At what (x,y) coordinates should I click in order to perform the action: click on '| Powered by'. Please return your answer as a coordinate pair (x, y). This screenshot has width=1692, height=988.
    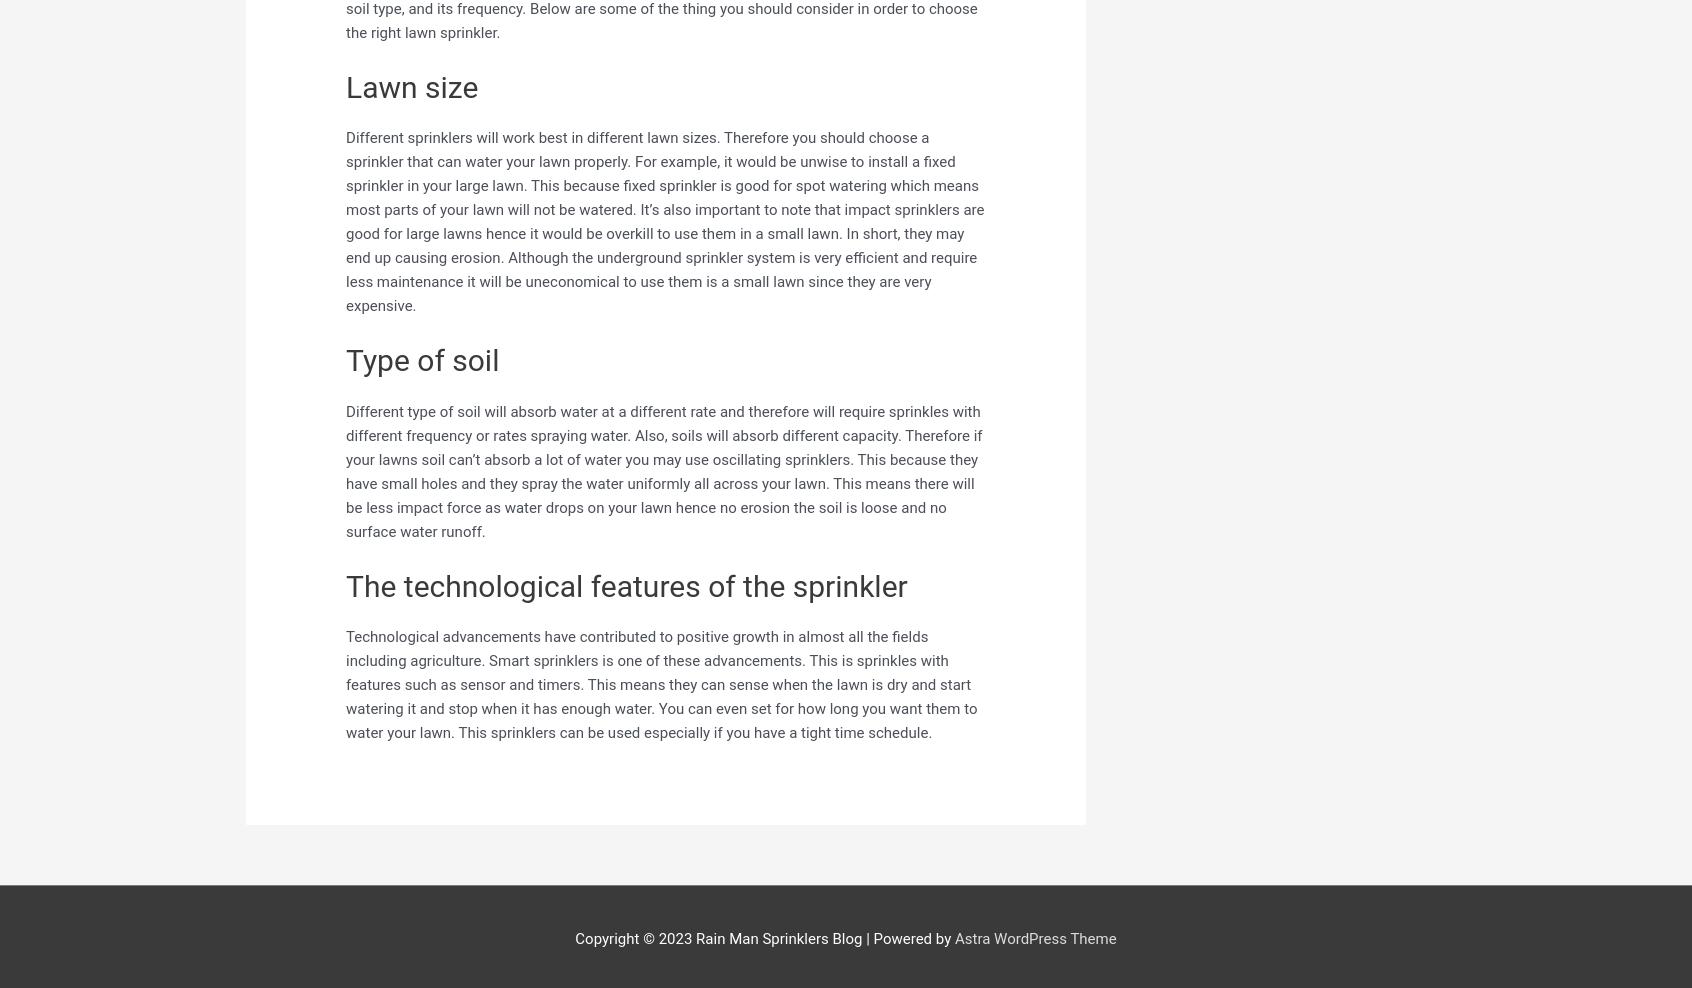
    Looking at the image, I should click on (906, 938).